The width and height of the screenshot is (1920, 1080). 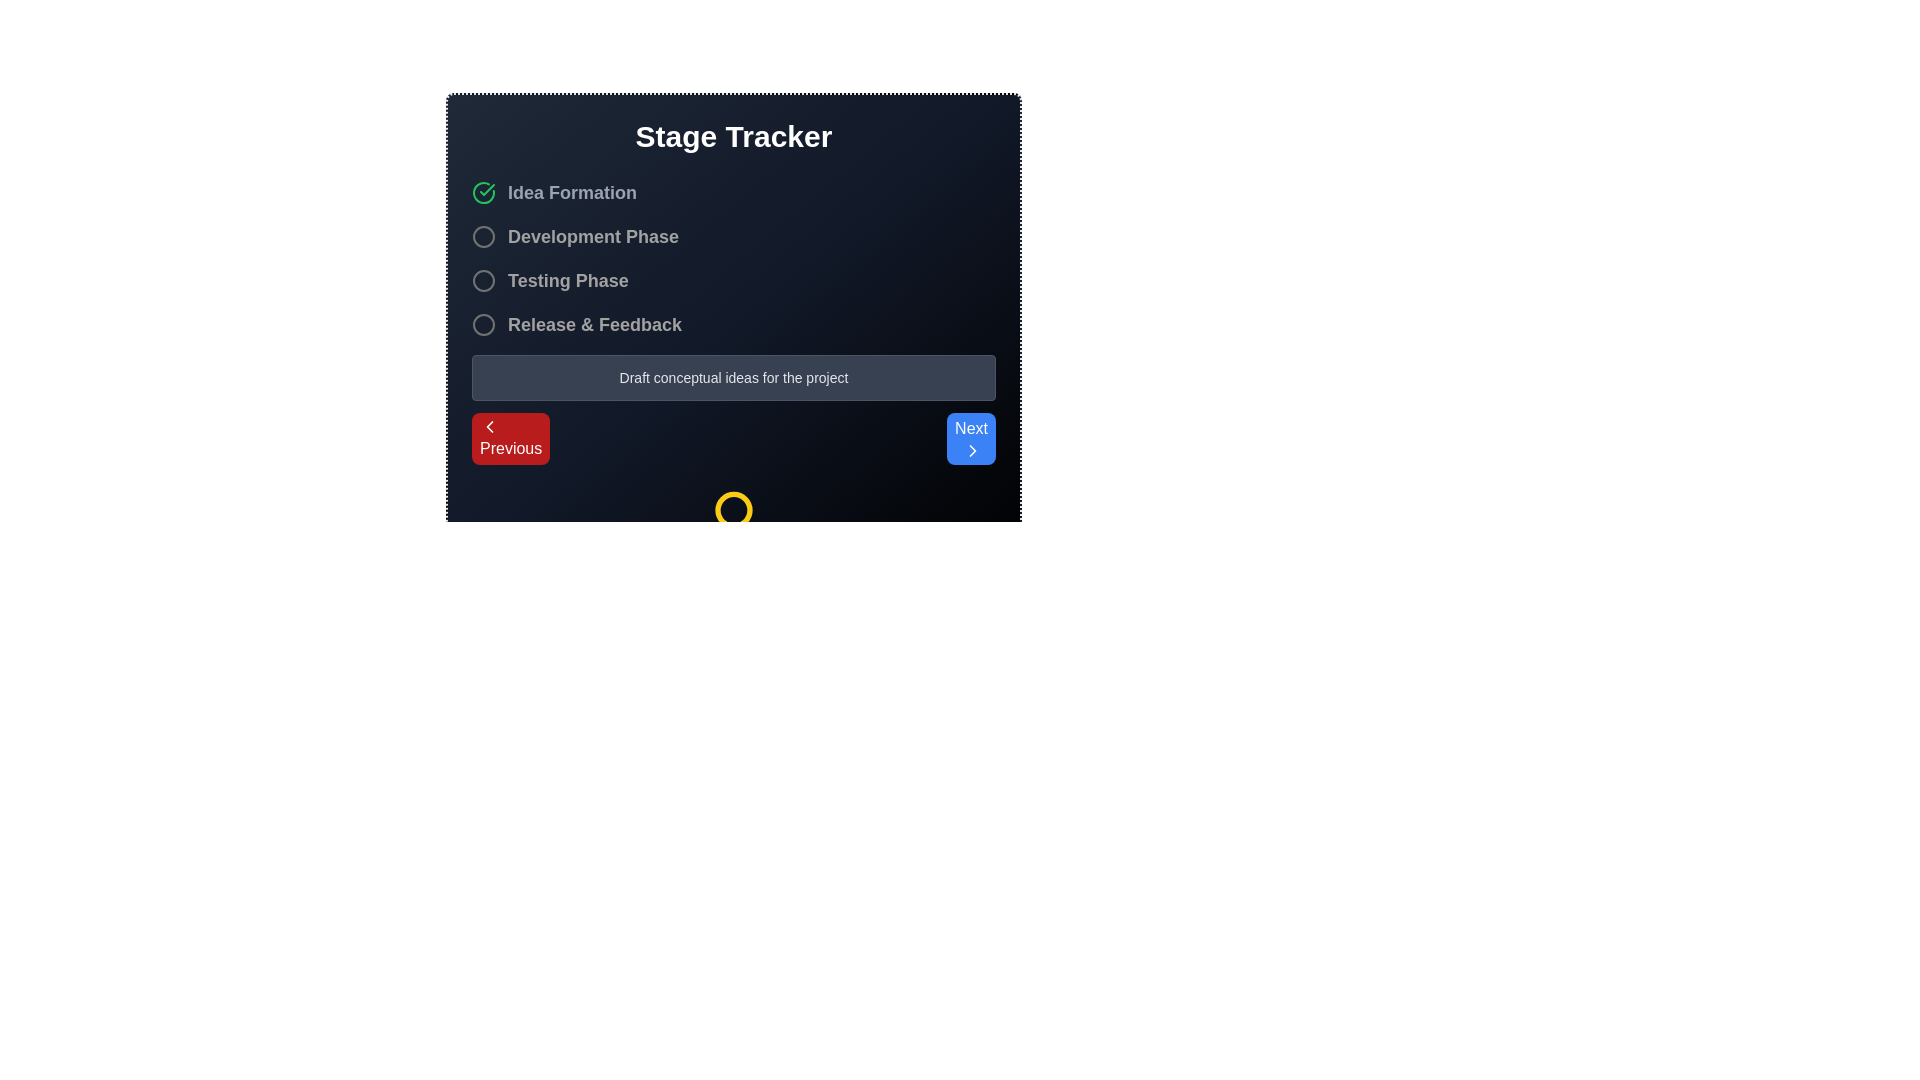 I want to click on the 'Development Phase' text label to select the phase by clicking on it, which is styled in light gray and bold, located below 'Idea Formation' and above 'Testing Phase', so click(x=592, y=235).